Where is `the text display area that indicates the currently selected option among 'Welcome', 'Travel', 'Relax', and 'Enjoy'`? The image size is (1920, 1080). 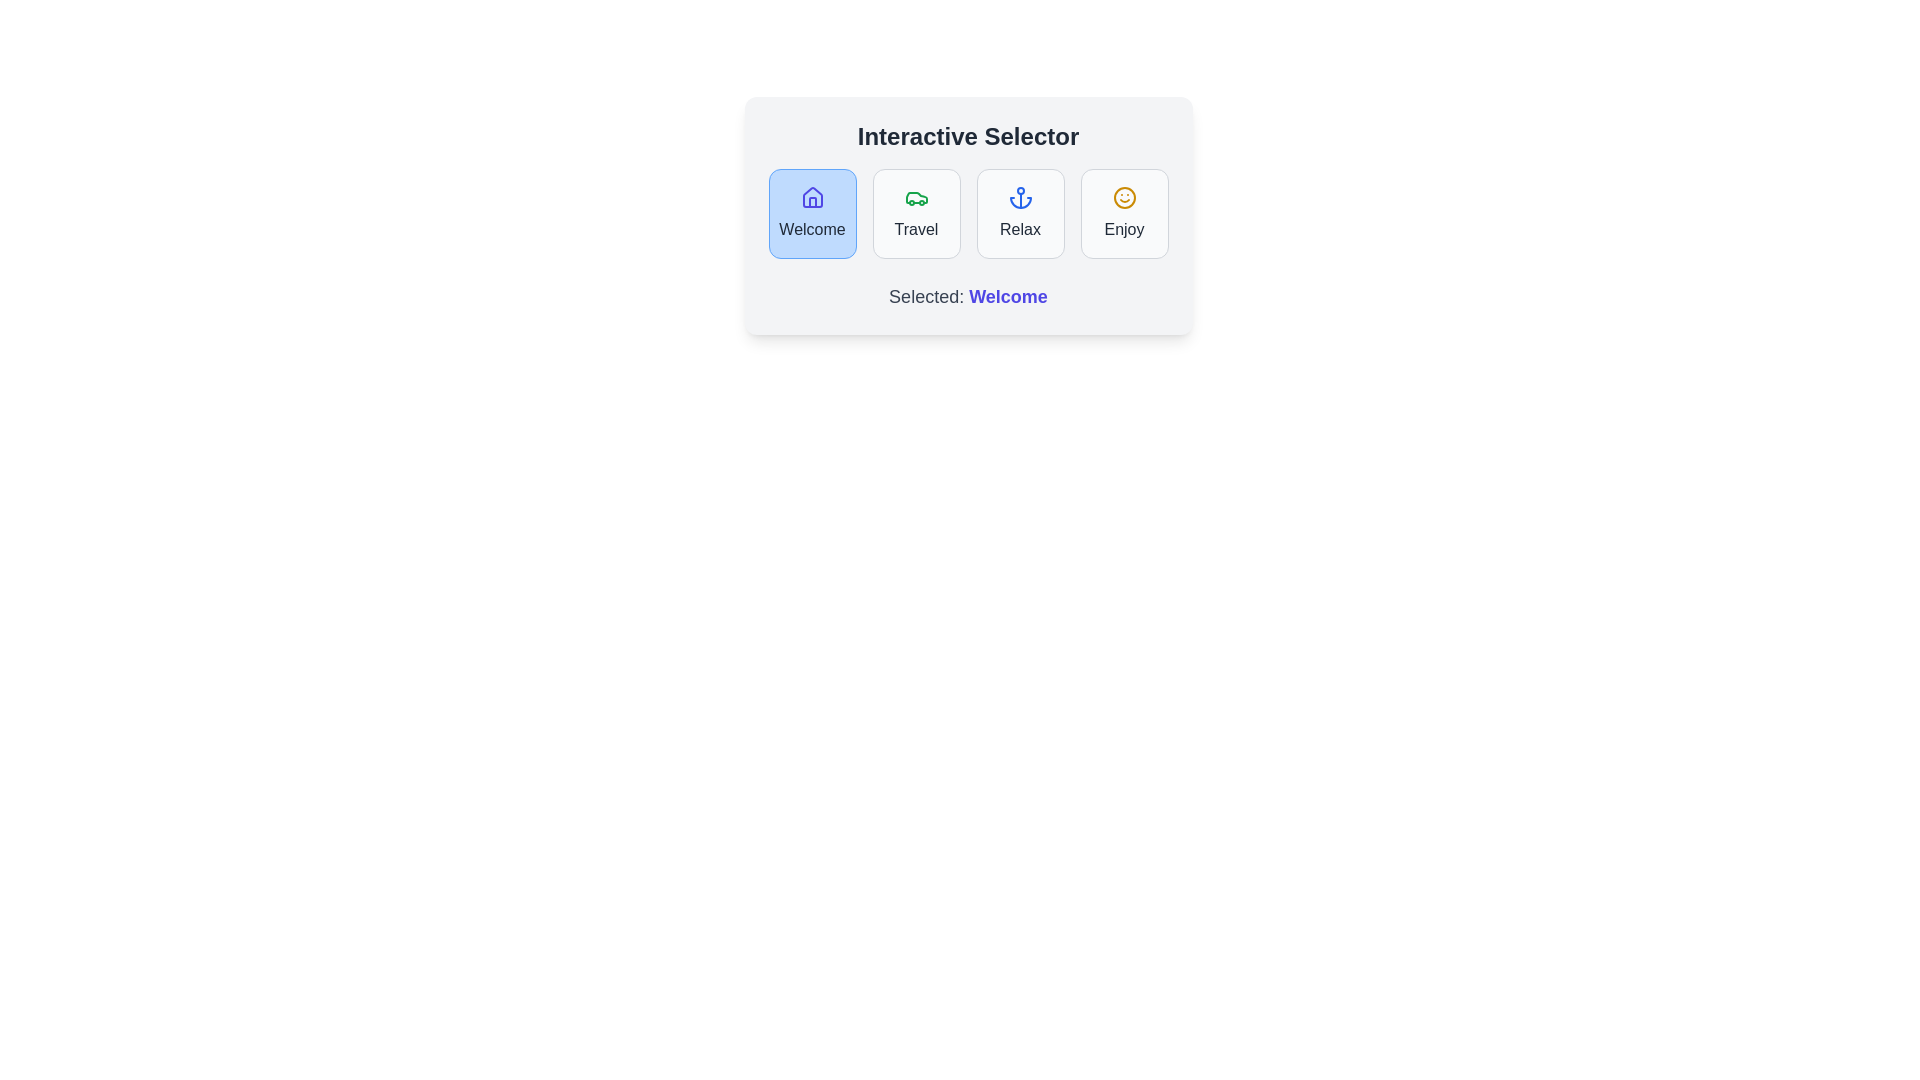 the text display area that indicates the currently selected option among 'Welcome', 'Travel', 'Relax', and 'Enjoy' is located at coordinates (968, 297).